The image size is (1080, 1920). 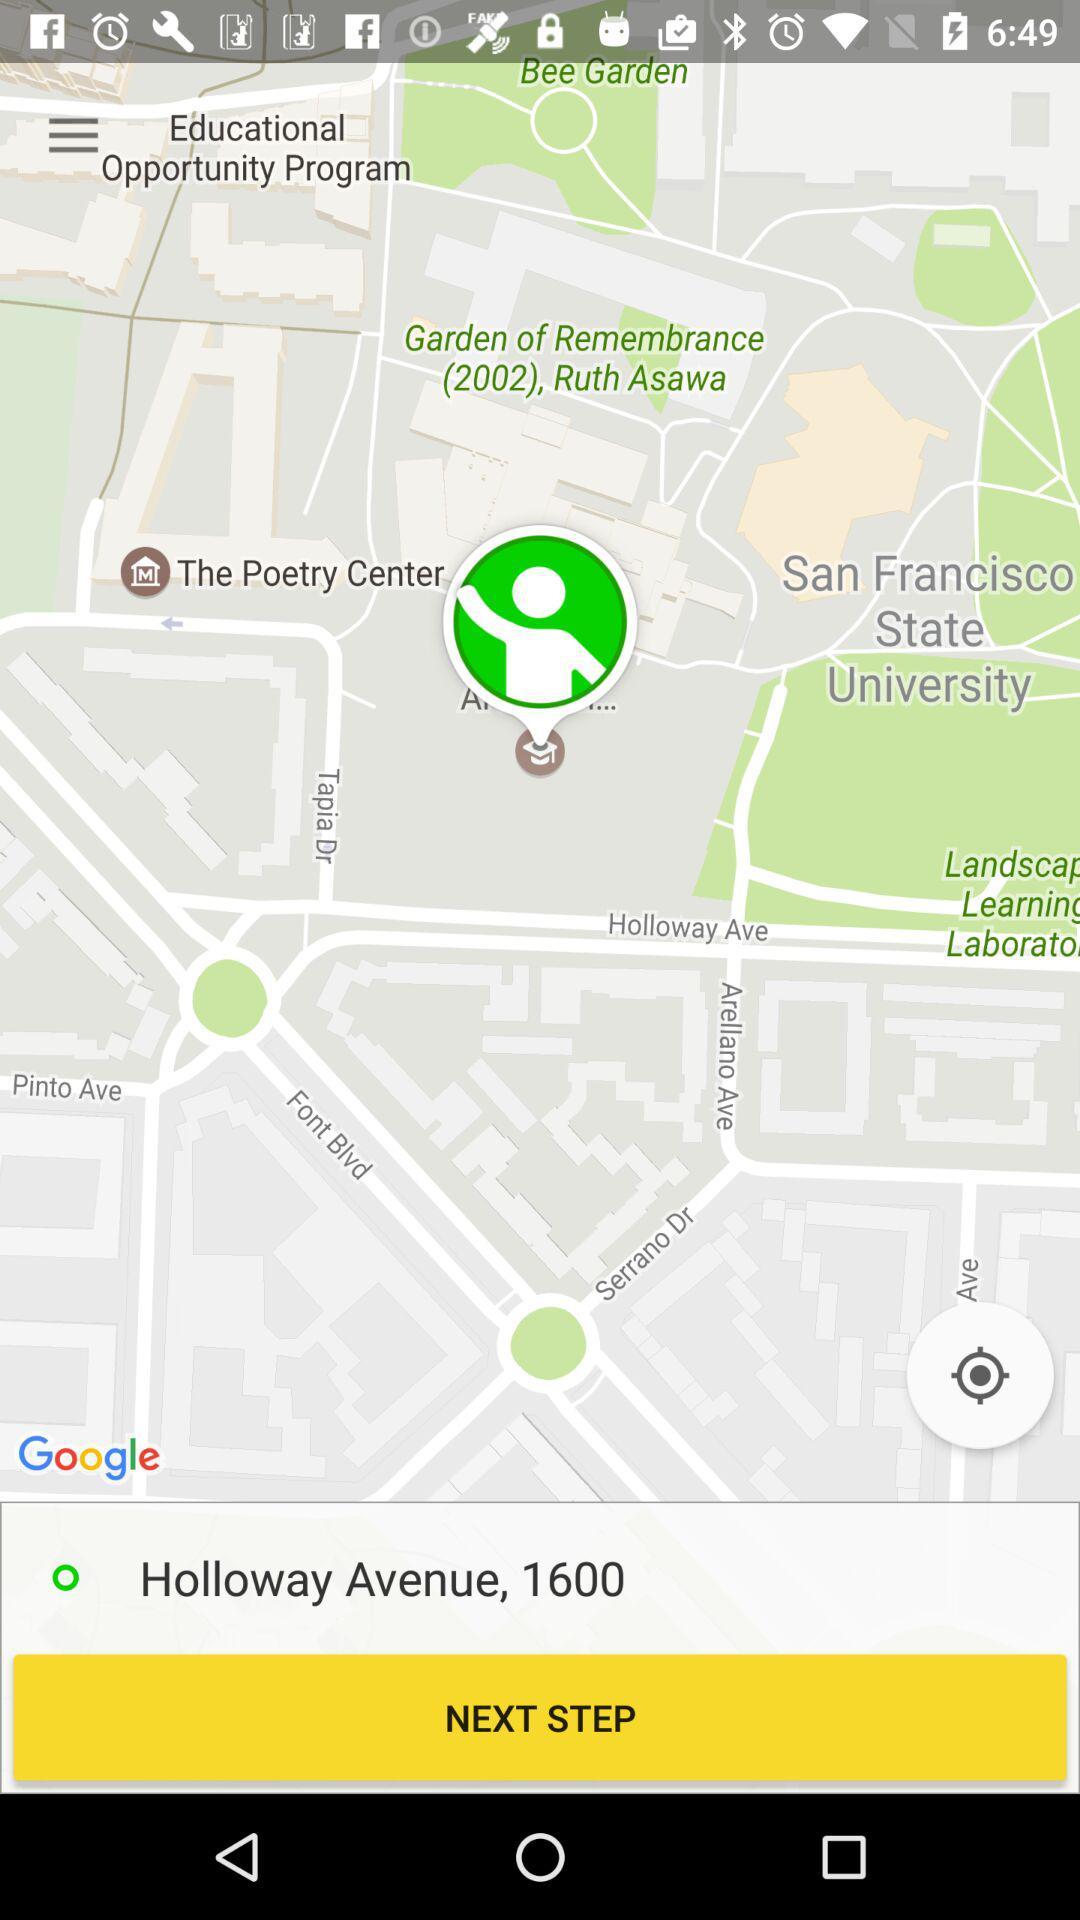 I want to click on ave, so click(x=979, y=1374).